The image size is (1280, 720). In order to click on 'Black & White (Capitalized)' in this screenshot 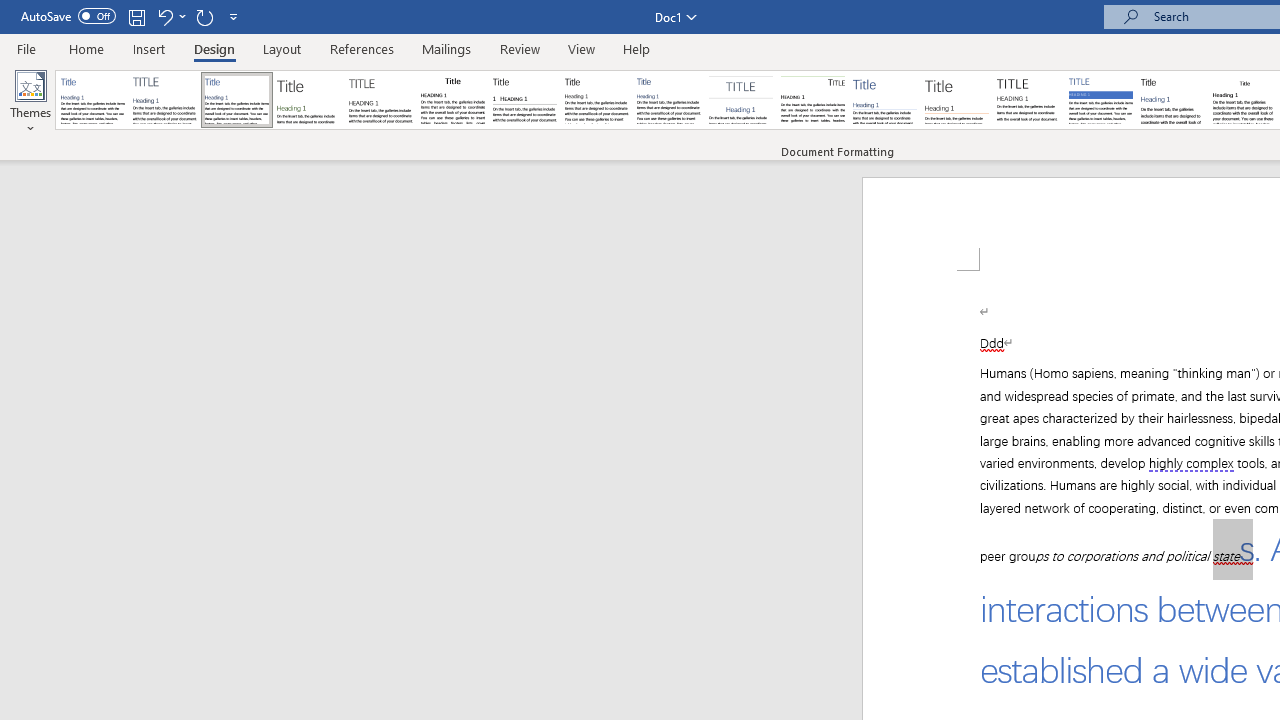, I will do `click(381, 100)`.